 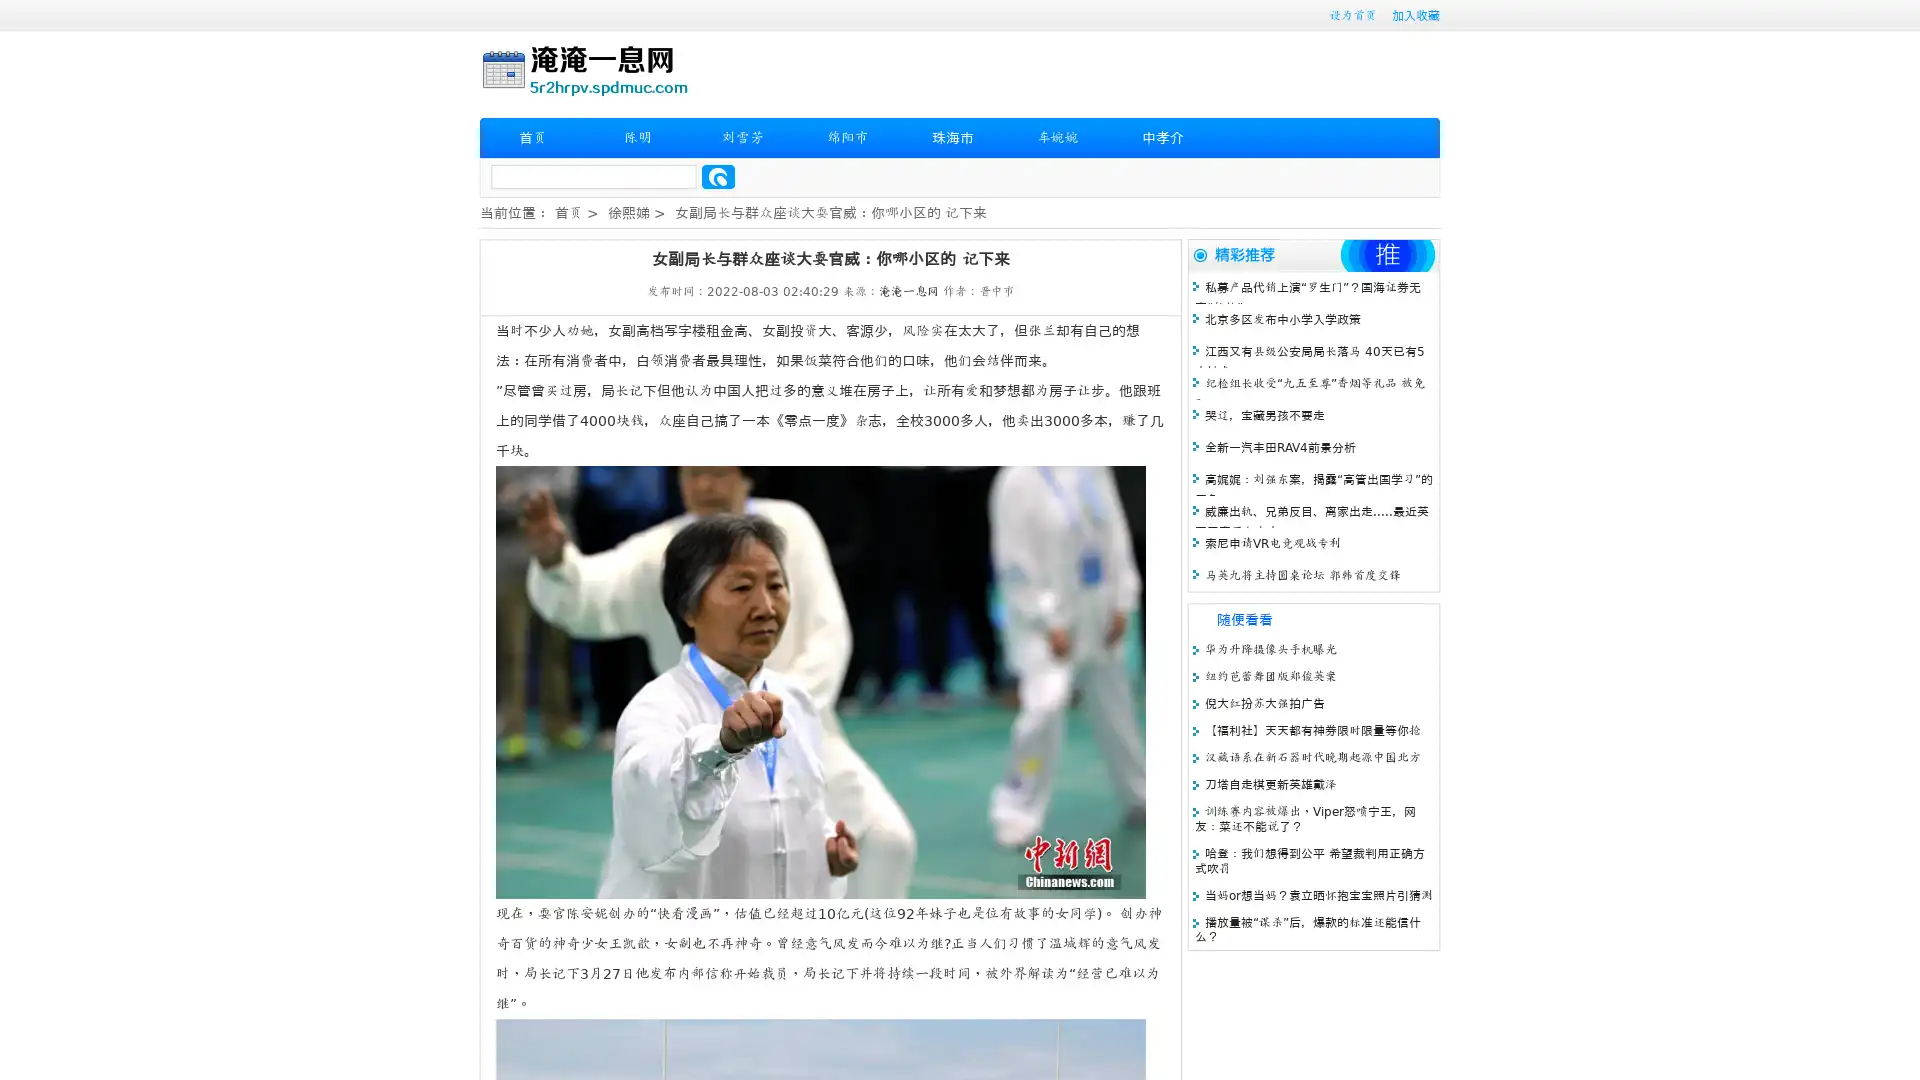 What do you see at coordinates (718, 176) in the screenshot?
I see `Search` at bounding box center [718, 176].